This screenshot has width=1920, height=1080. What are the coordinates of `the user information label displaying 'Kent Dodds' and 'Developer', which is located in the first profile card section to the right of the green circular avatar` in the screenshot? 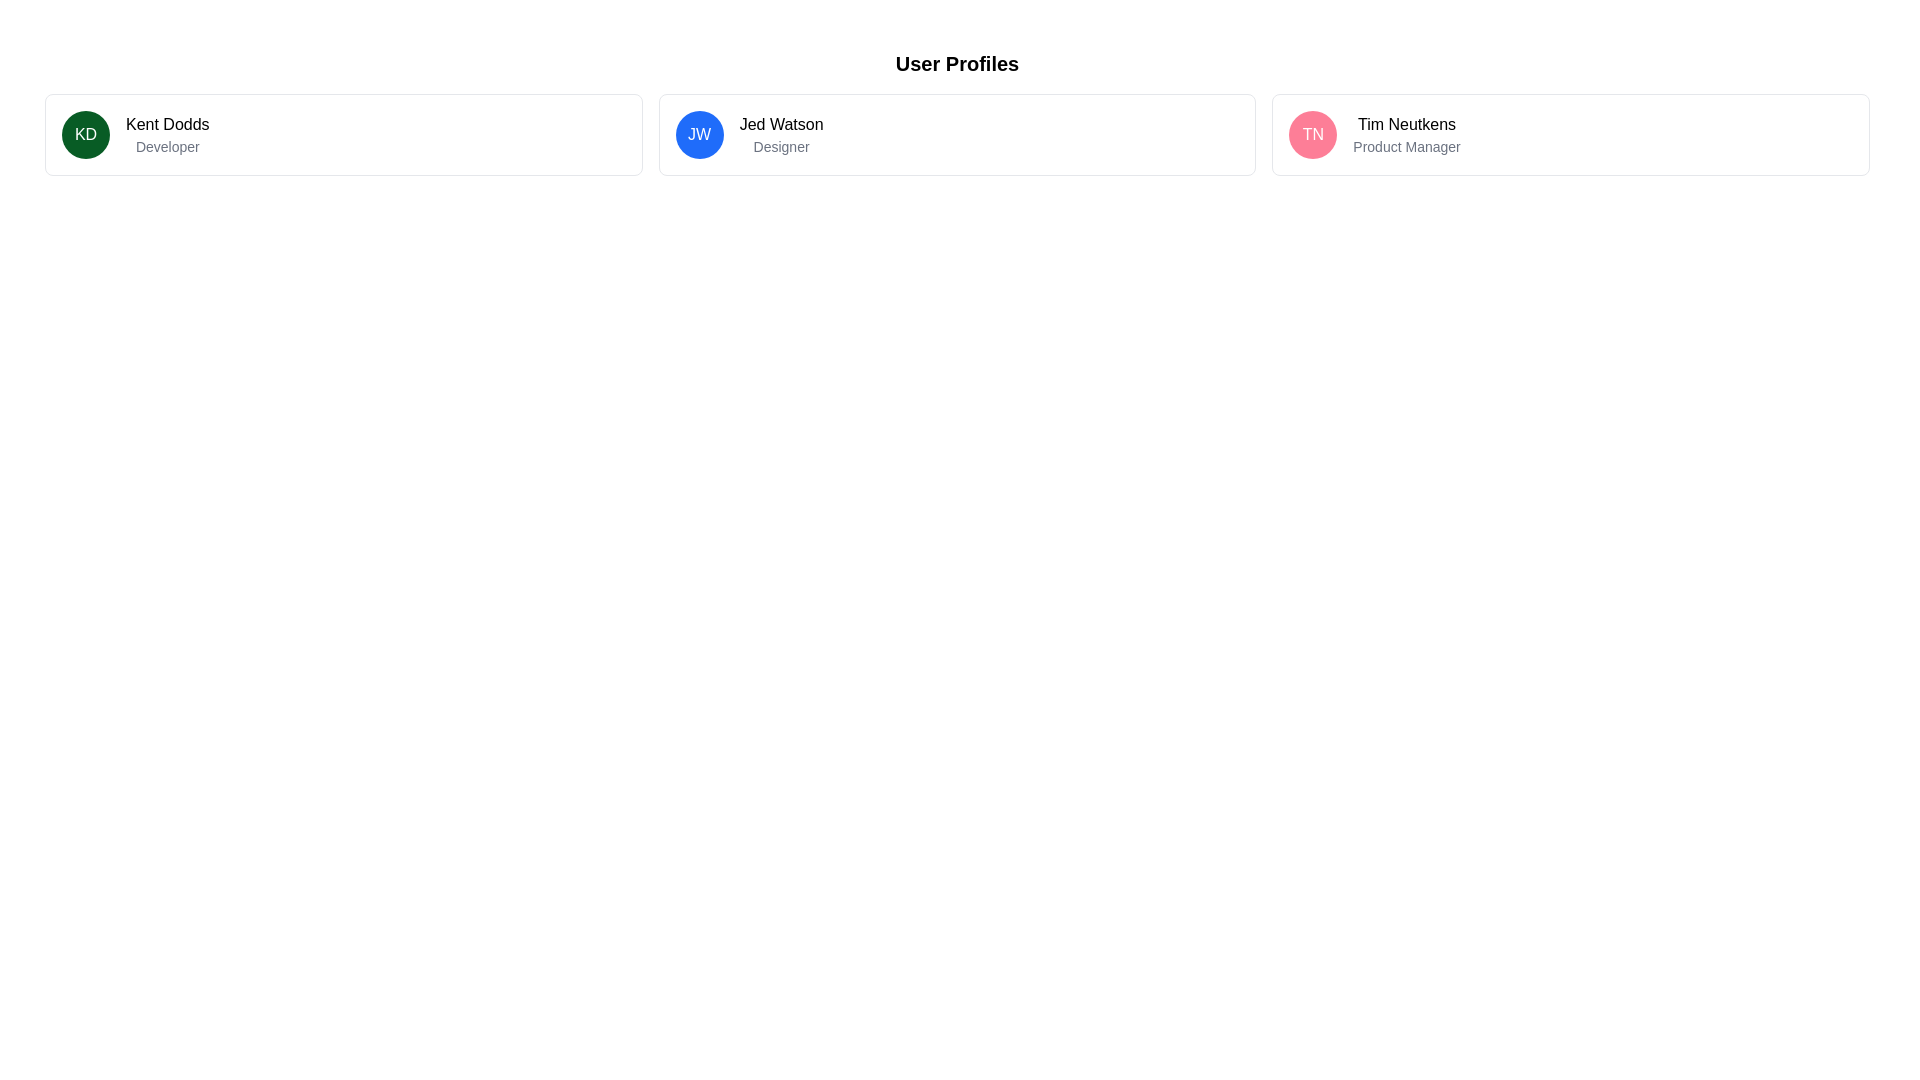 It's located at (167, 135).